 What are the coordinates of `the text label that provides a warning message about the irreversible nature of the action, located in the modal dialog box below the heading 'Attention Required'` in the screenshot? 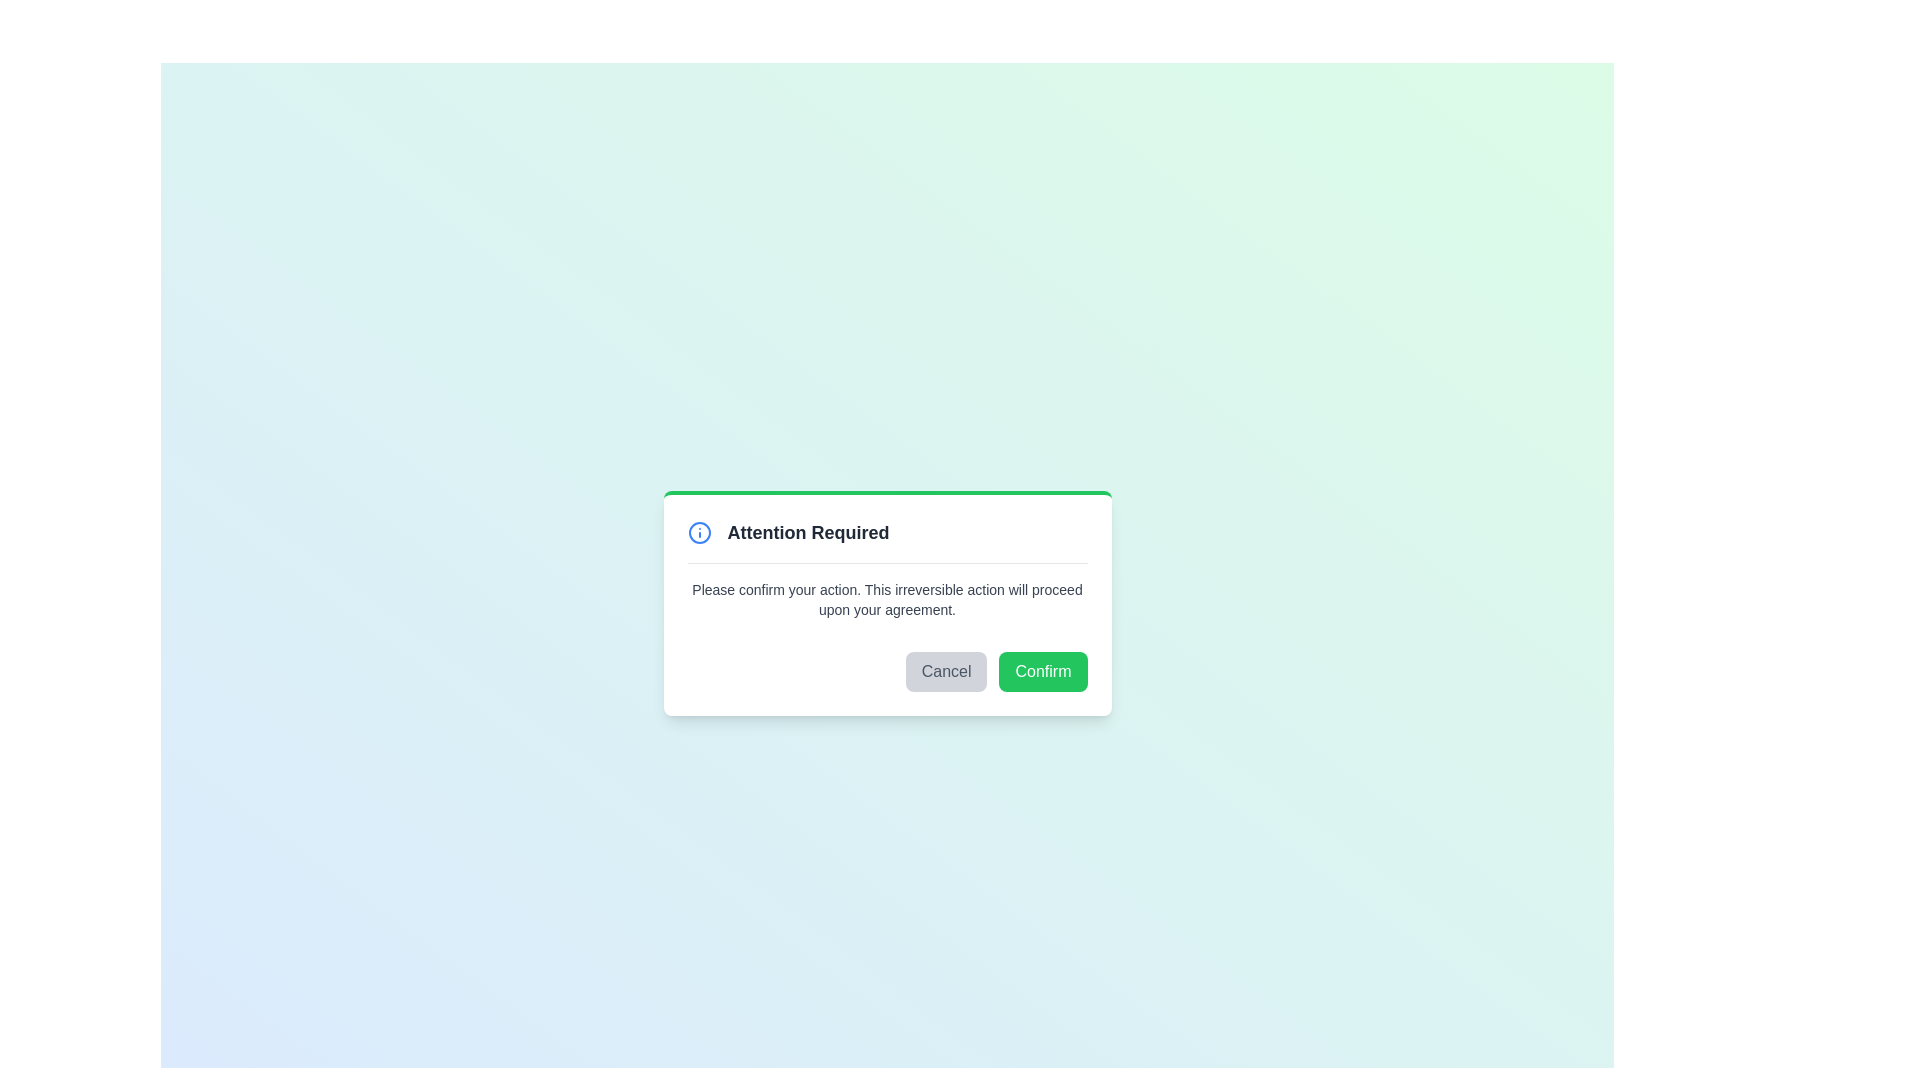 It's located at (886, 598).